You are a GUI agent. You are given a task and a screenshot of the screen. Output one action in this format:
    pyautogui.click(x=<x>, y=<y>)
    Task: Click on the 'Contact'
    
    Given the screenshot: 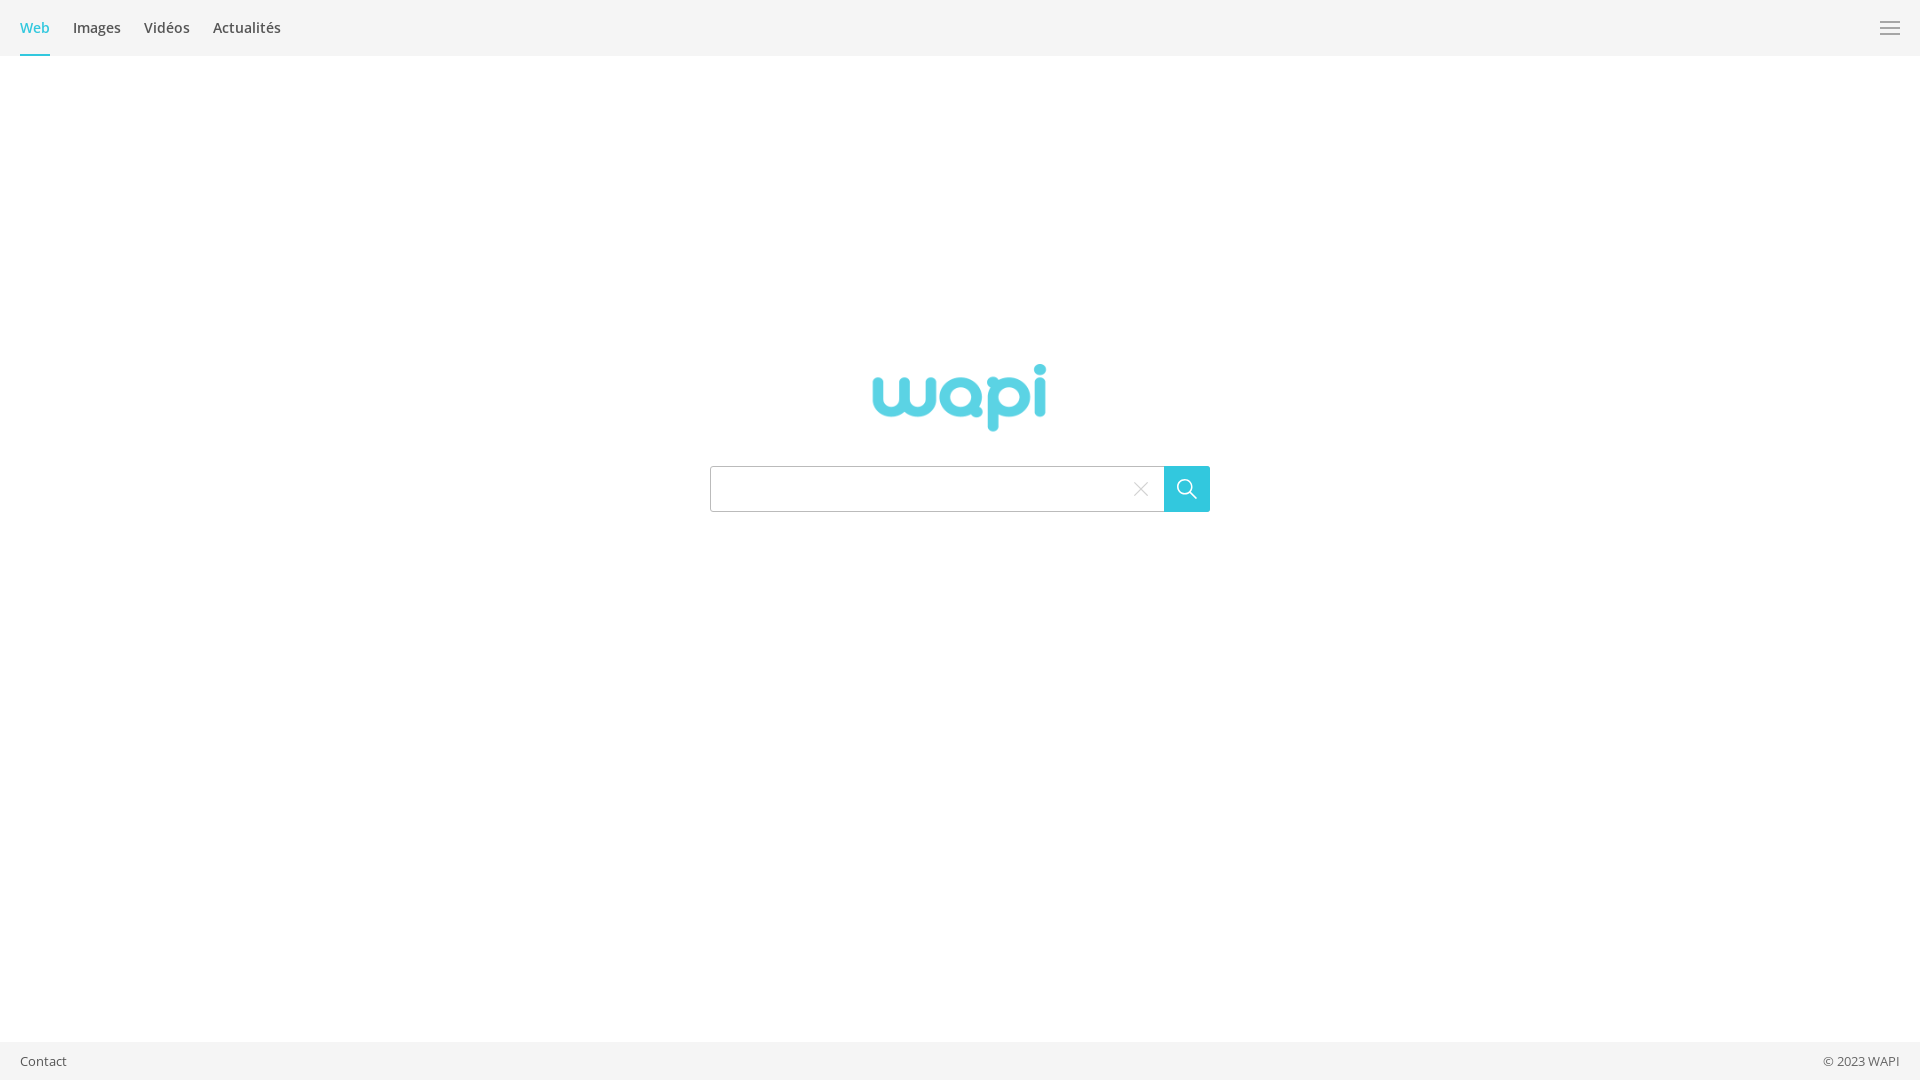 What is the action you would take?
    pyautogui.click(x=19, y=1059)
    